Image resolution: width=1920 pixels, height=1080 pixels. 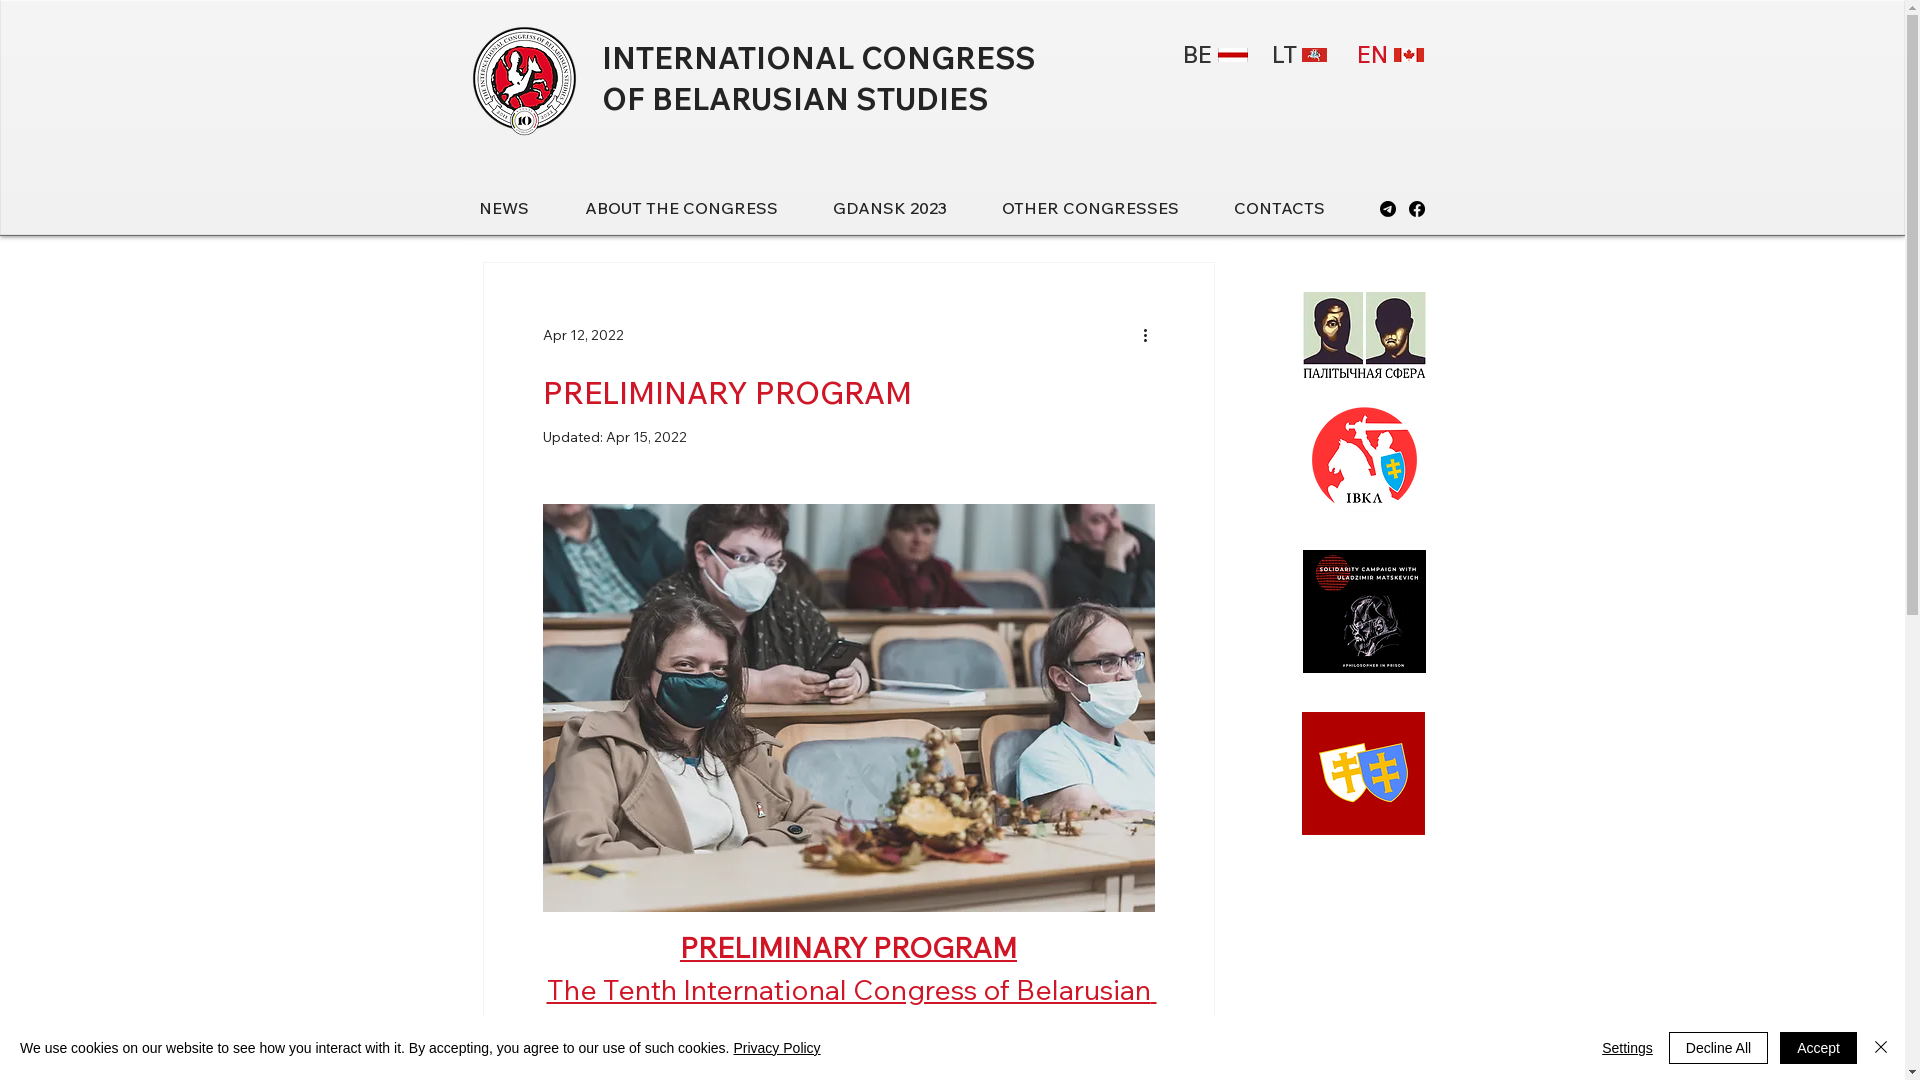 I want to click on 'lietuva.png', so click(x=1314, y=53).